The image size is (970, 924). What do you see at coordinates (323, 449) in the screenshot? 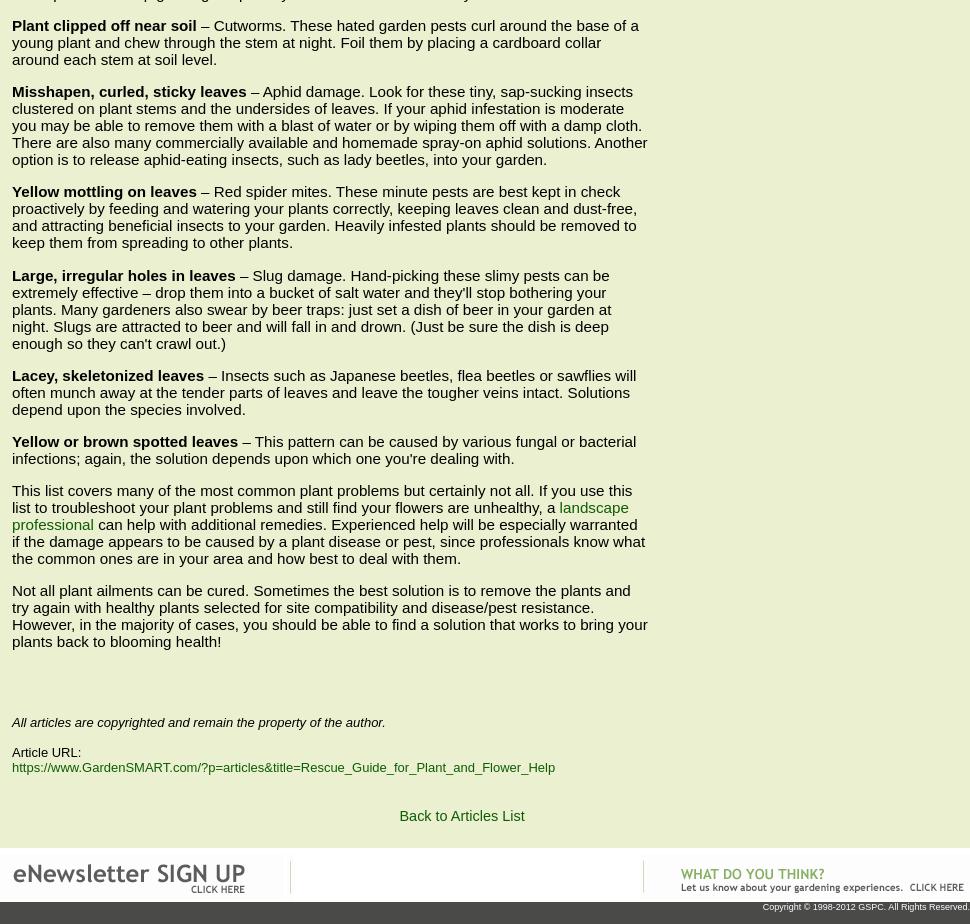
I see `'– This pattern can be caused by various fungal or bacterial infections; again, the solution depends upon which one you're dealing with.'` at bounding box center [323, 449].